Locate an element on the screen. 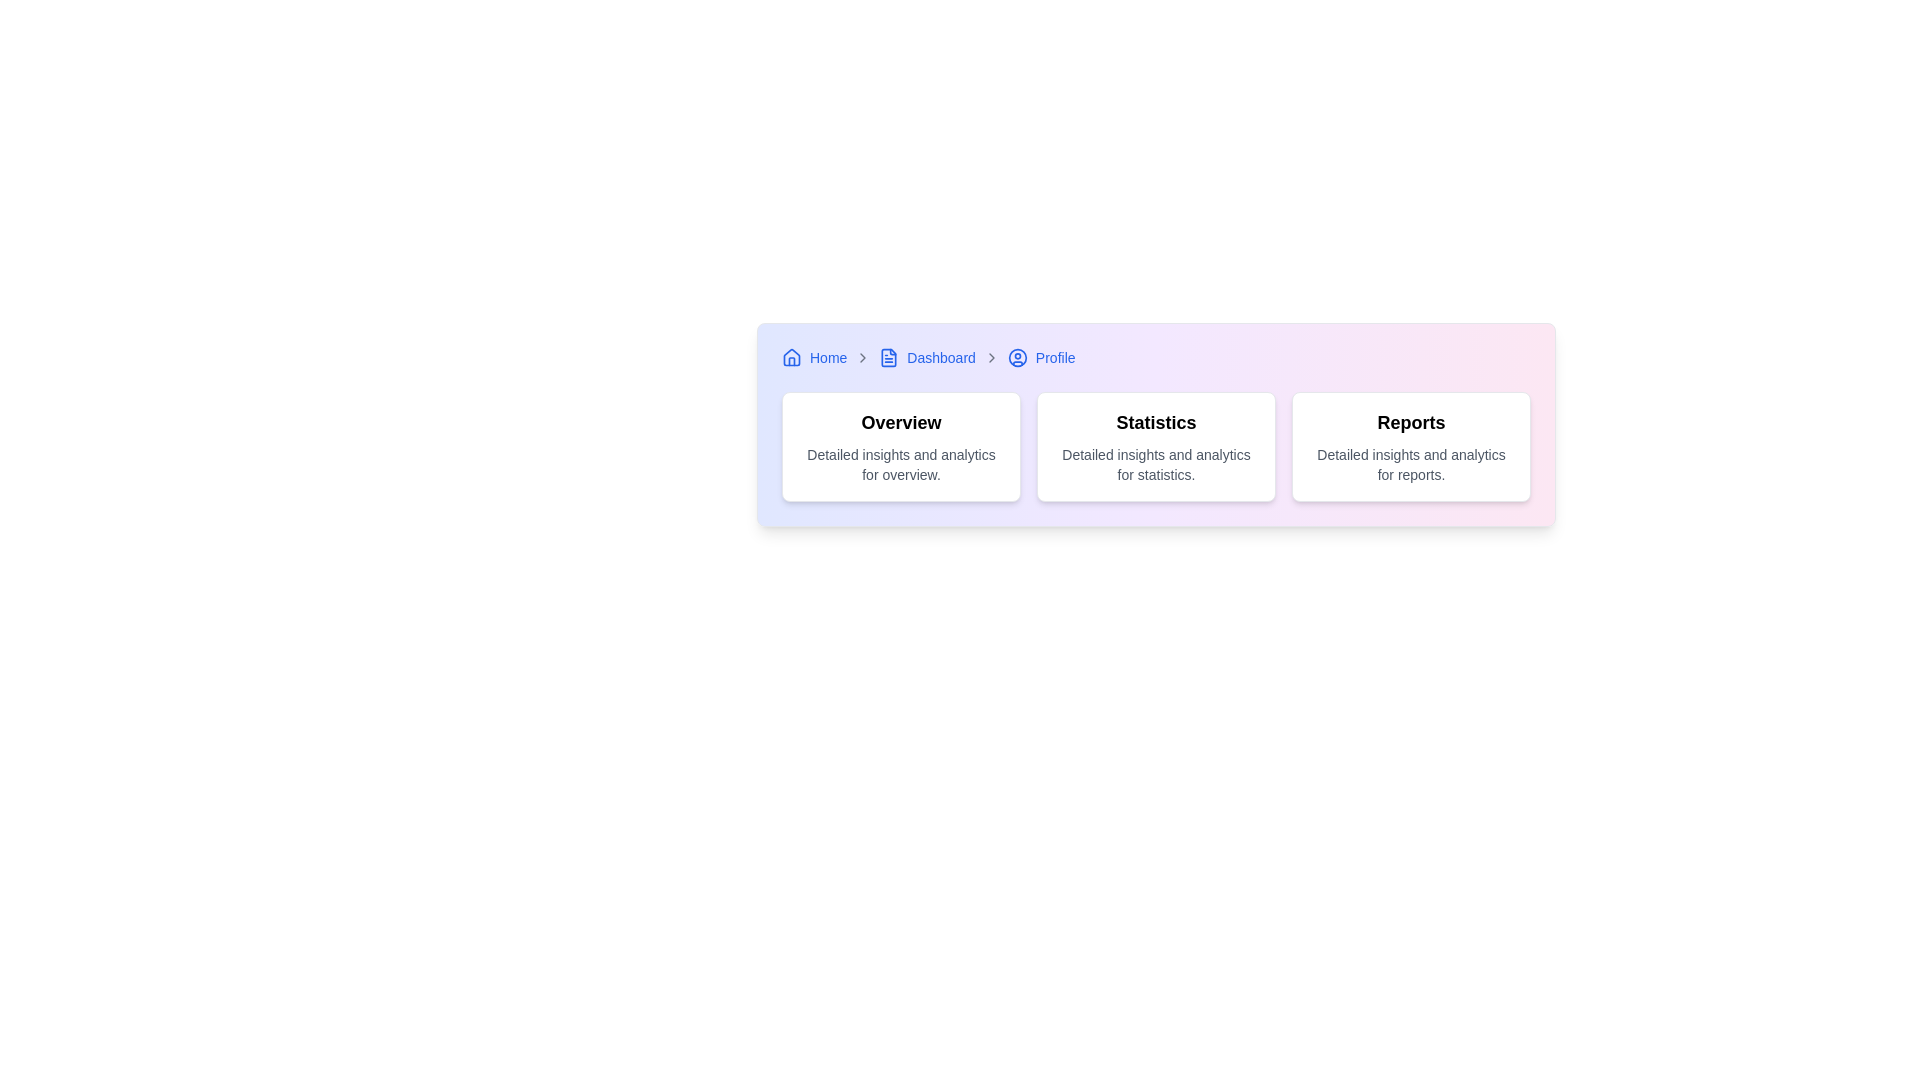  the first breadcrumb link is located at coordinates (826, 357).